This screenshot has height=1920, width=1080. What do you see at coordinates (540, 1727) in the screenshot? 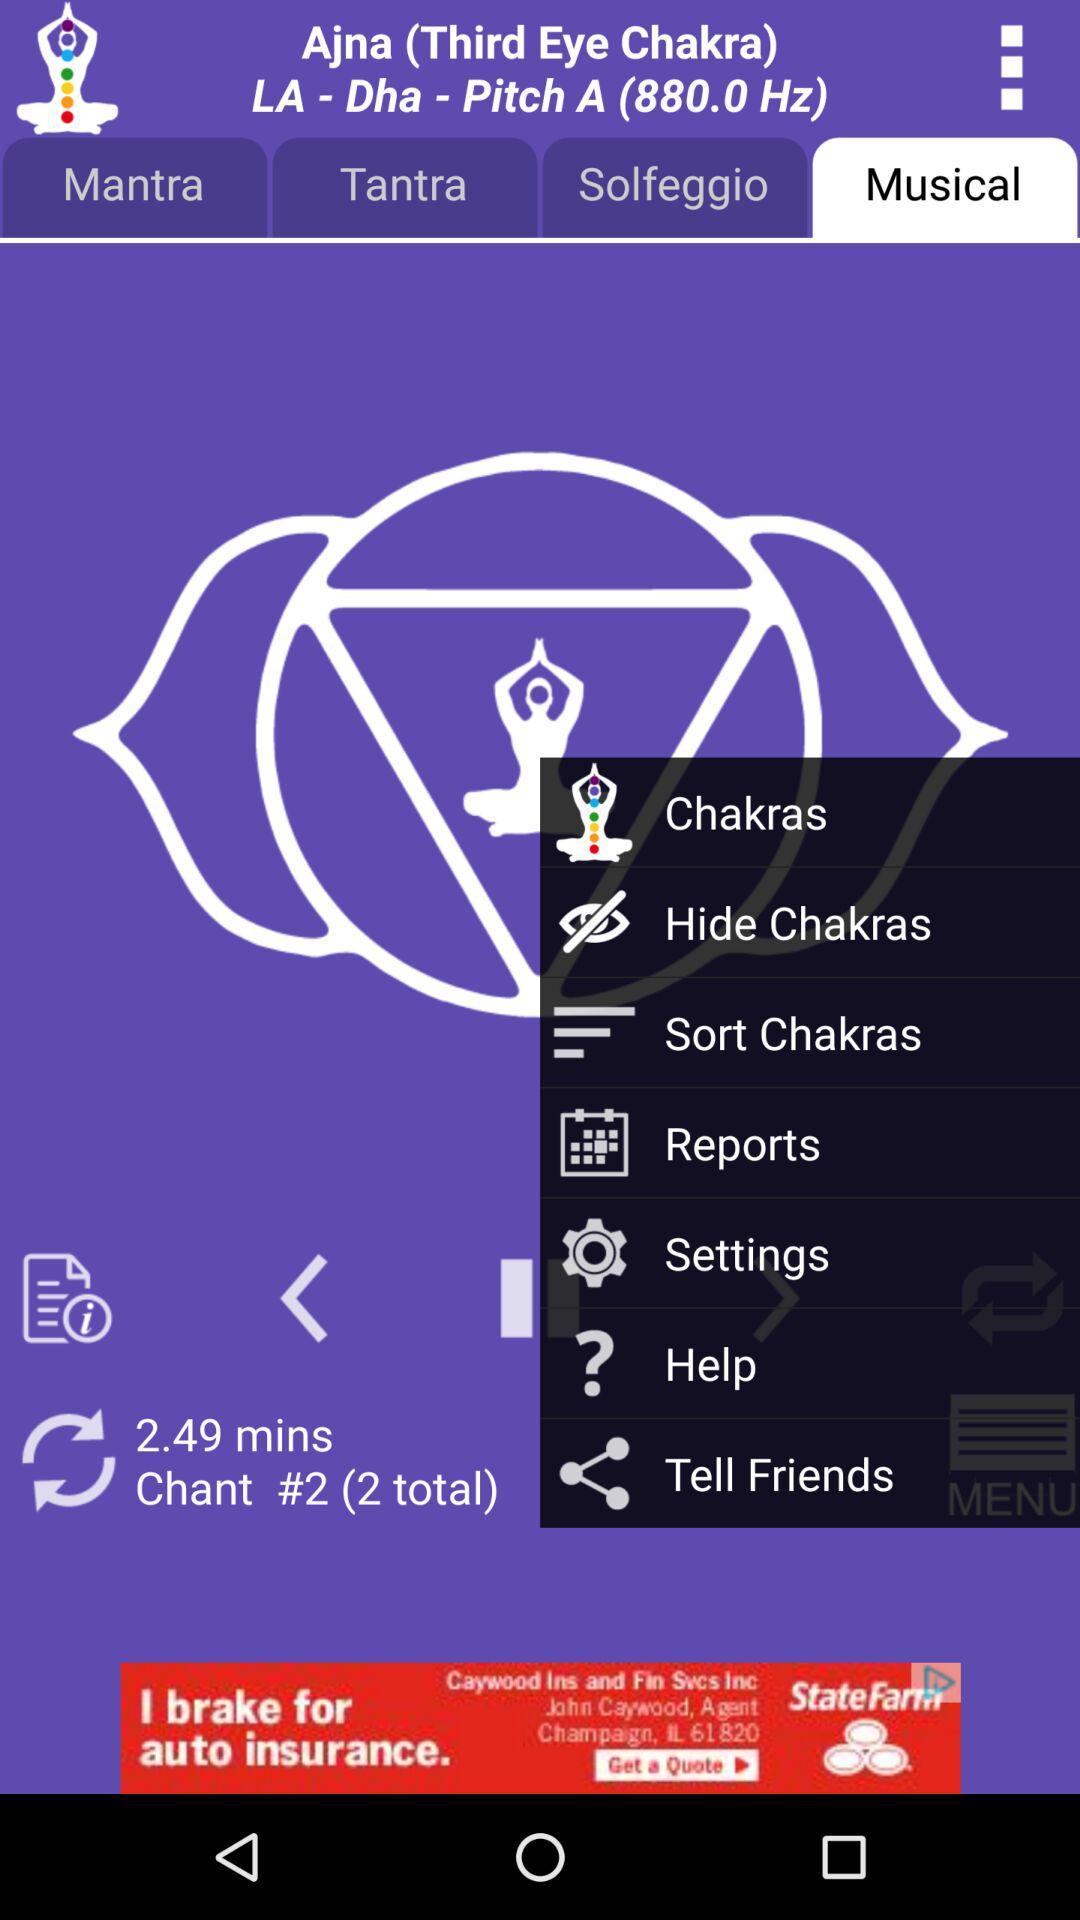
I see `option` at bounding box center [540, 1727].